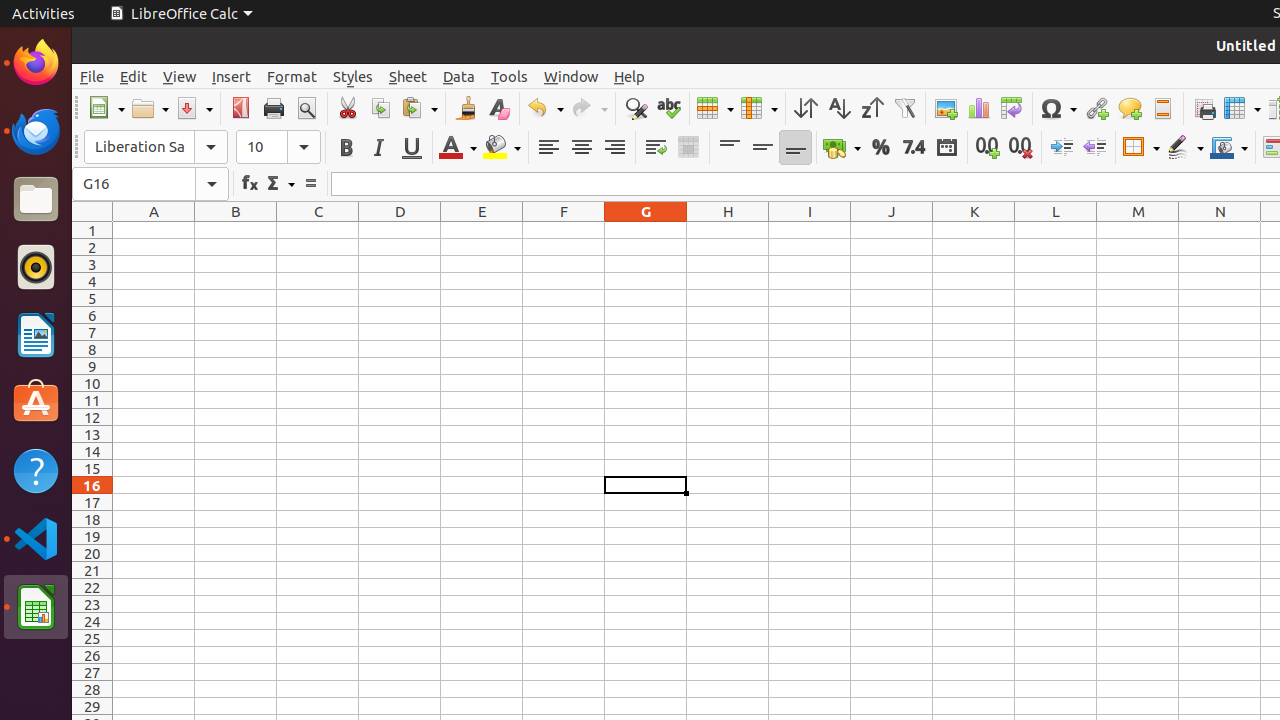 This screenshot has width=1280, height=720. What do you see at coordinates (978, 108) in the screenshot?
I see `'Chart'` at bounding box center [978, 108].